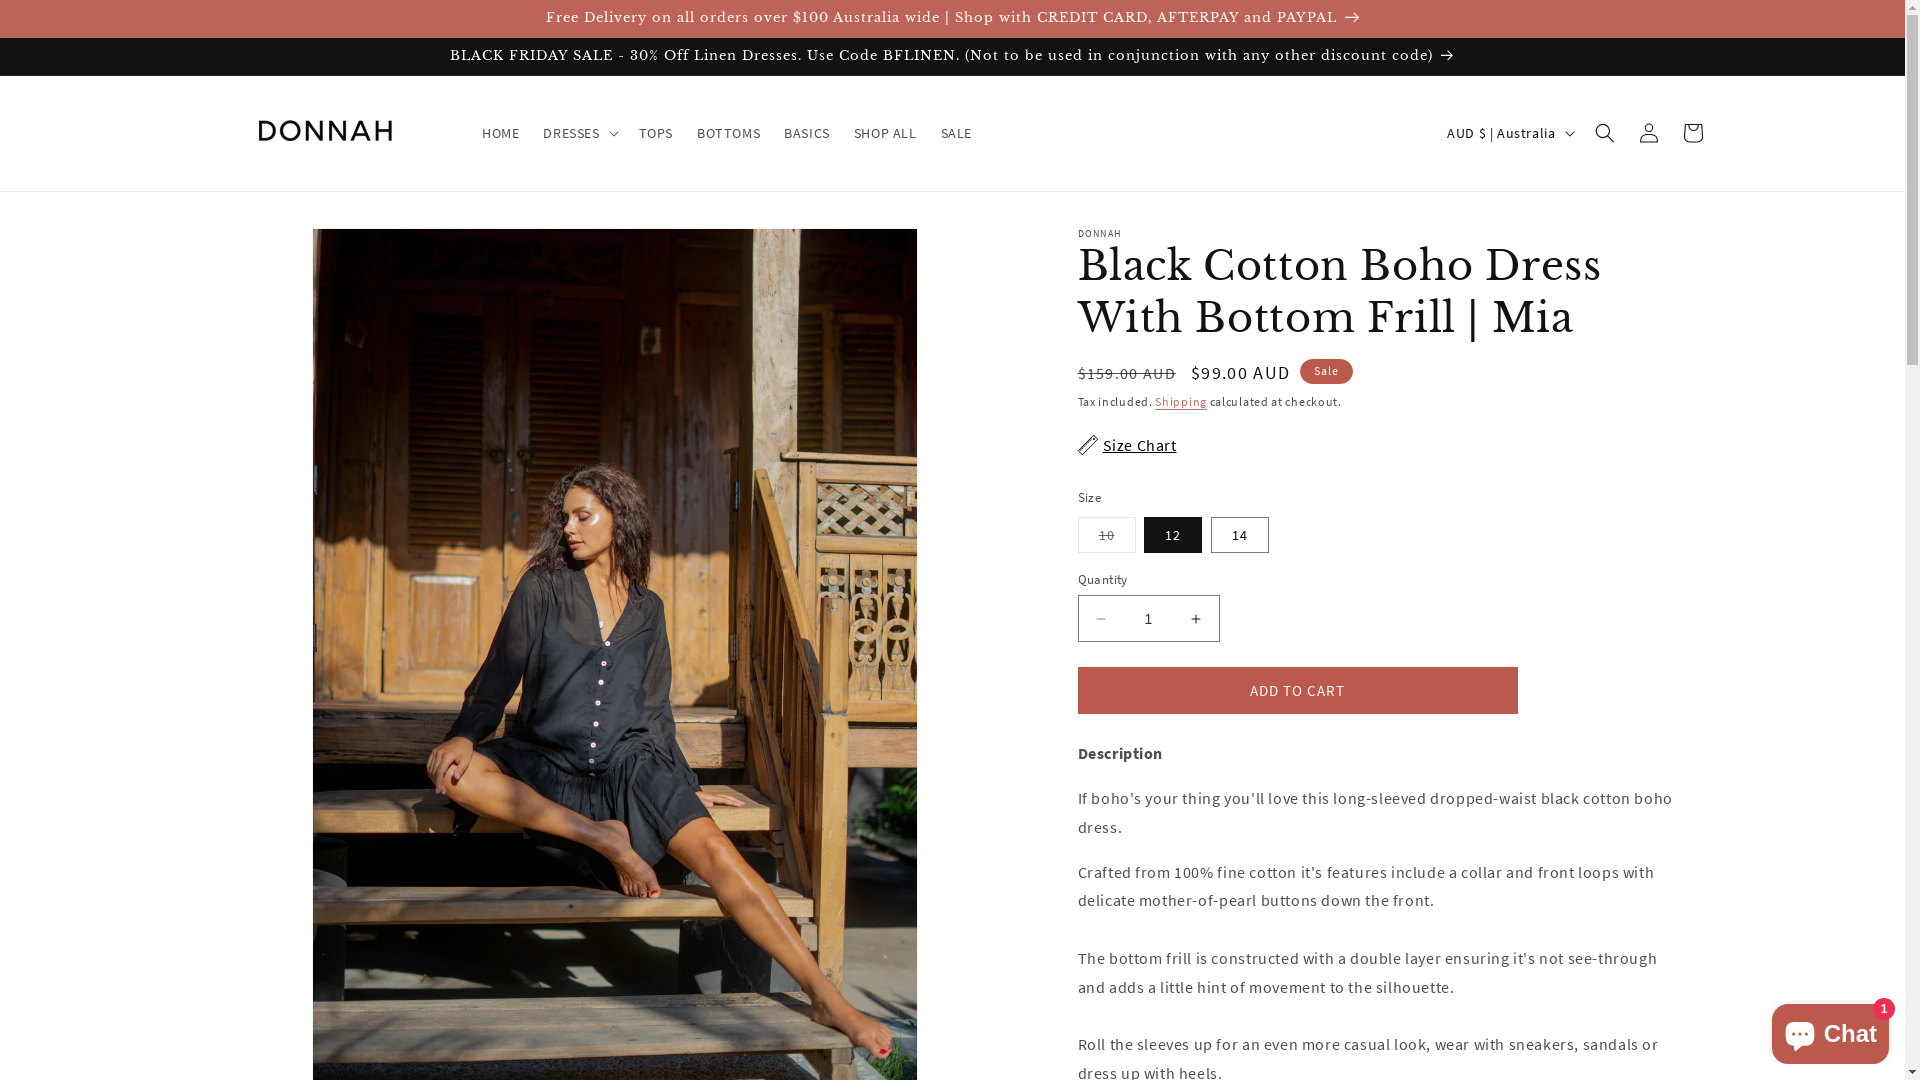 The width and height of the screenshot is (1920, 1080). Describe the element at coordinates (1297, 689) in the screenshot. I see `'ADD TO CART'` at that location.